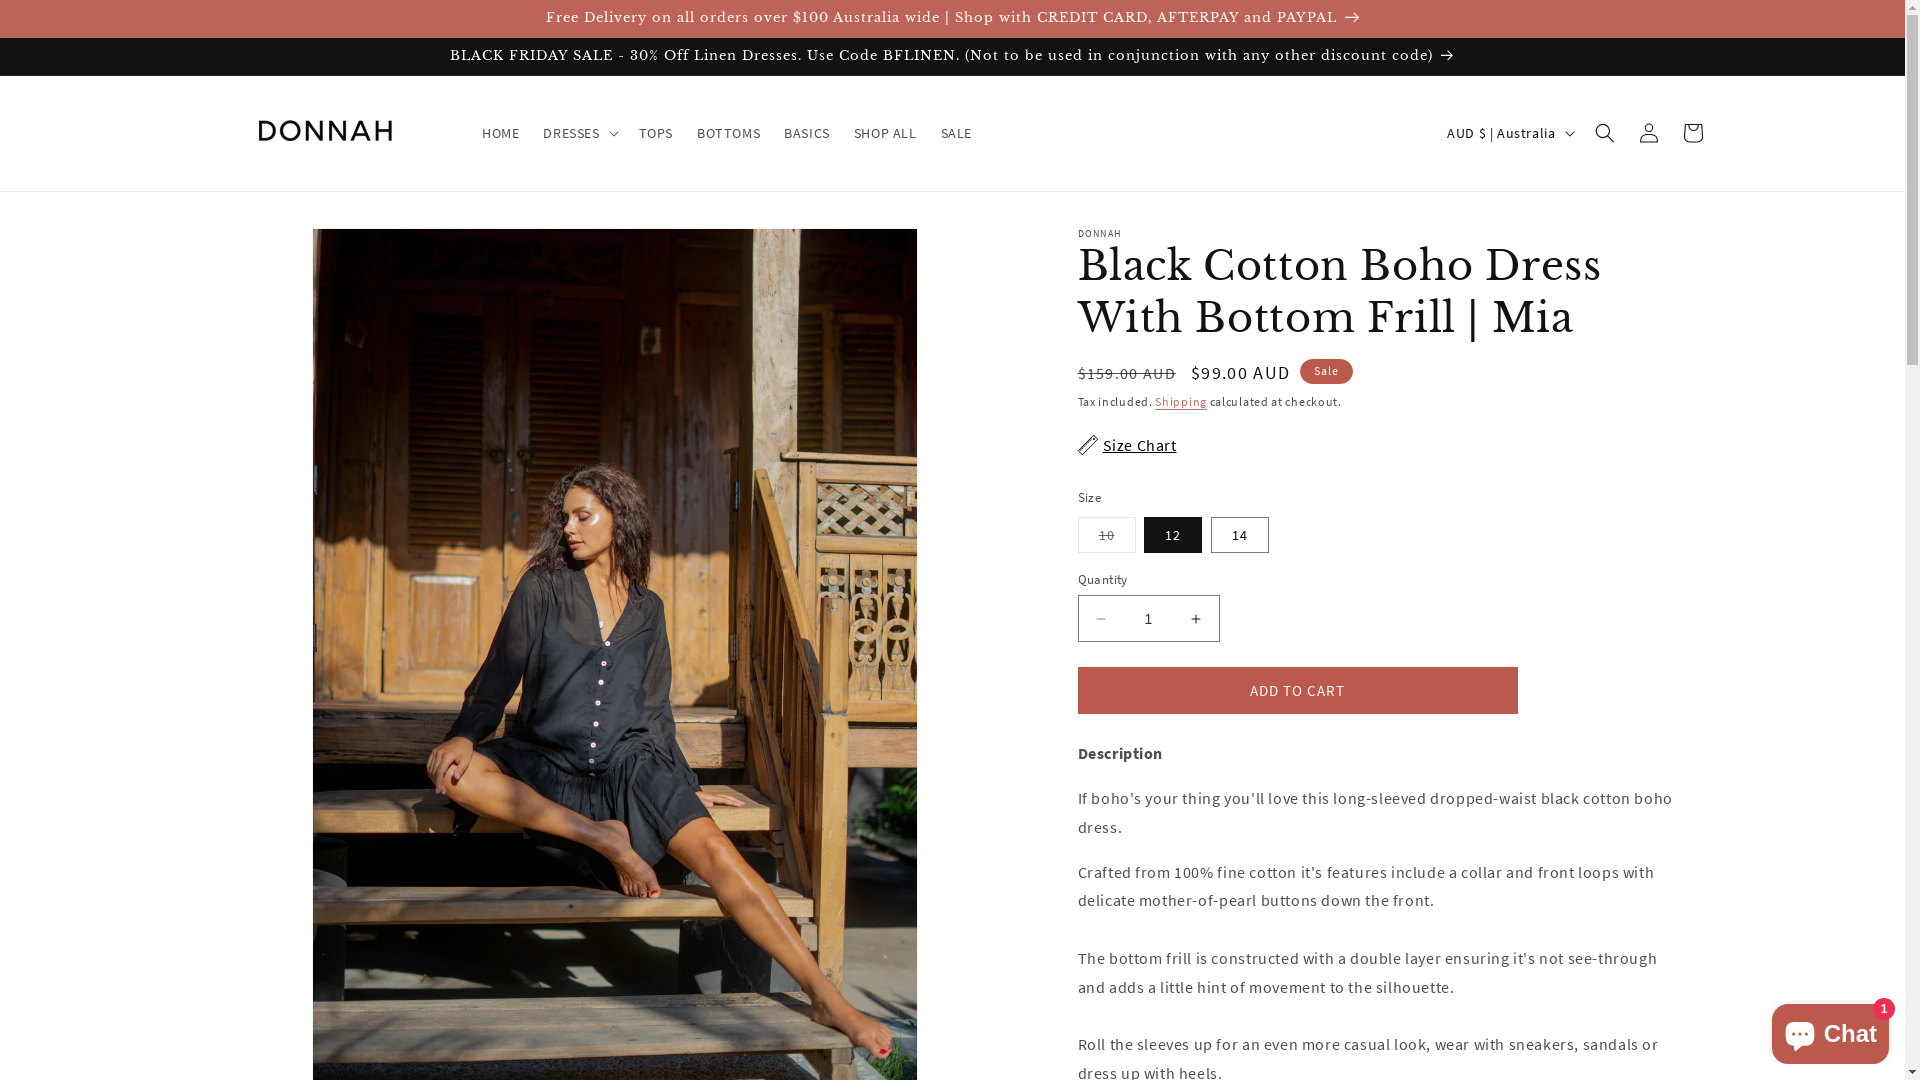 The width and height of the screenshot is (1920, 1080). Describe the element at coordinates (1297, 689) in the screenshot. I see `'ADD TO CART'` at that location.